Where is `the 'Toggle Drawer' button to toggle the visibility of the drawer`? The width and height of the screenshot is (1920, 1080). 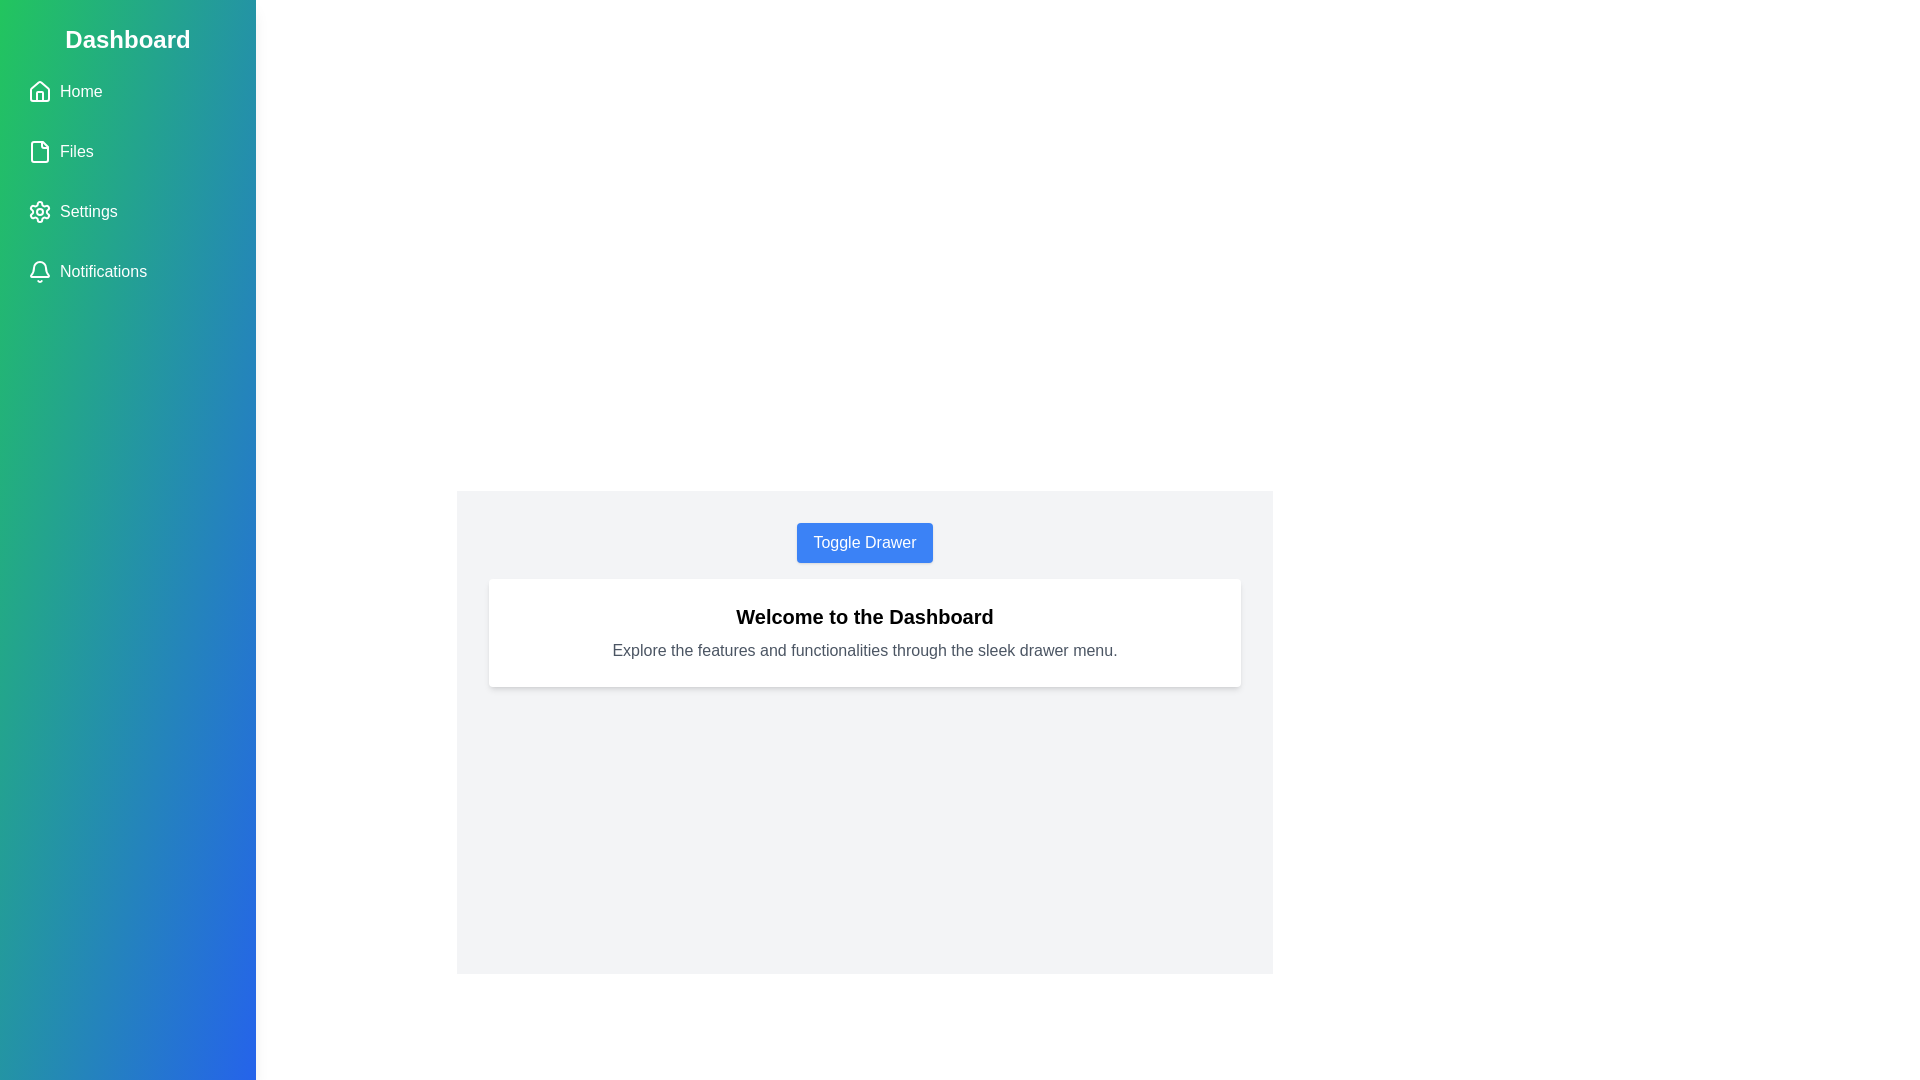 the 'Toggle Drawer' button to toggle the visibility of the drawer is located at coordinates (864, 543).